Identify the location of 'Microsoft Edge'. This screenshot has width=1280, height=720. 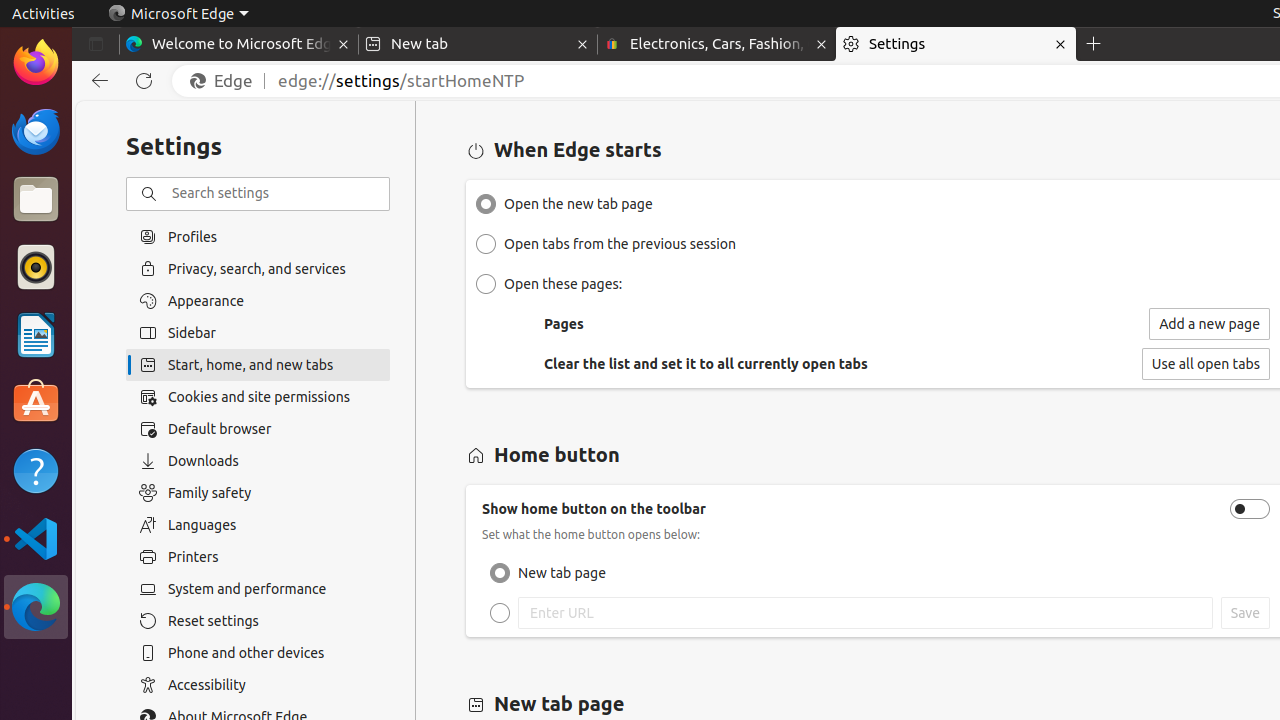
(178, 13).